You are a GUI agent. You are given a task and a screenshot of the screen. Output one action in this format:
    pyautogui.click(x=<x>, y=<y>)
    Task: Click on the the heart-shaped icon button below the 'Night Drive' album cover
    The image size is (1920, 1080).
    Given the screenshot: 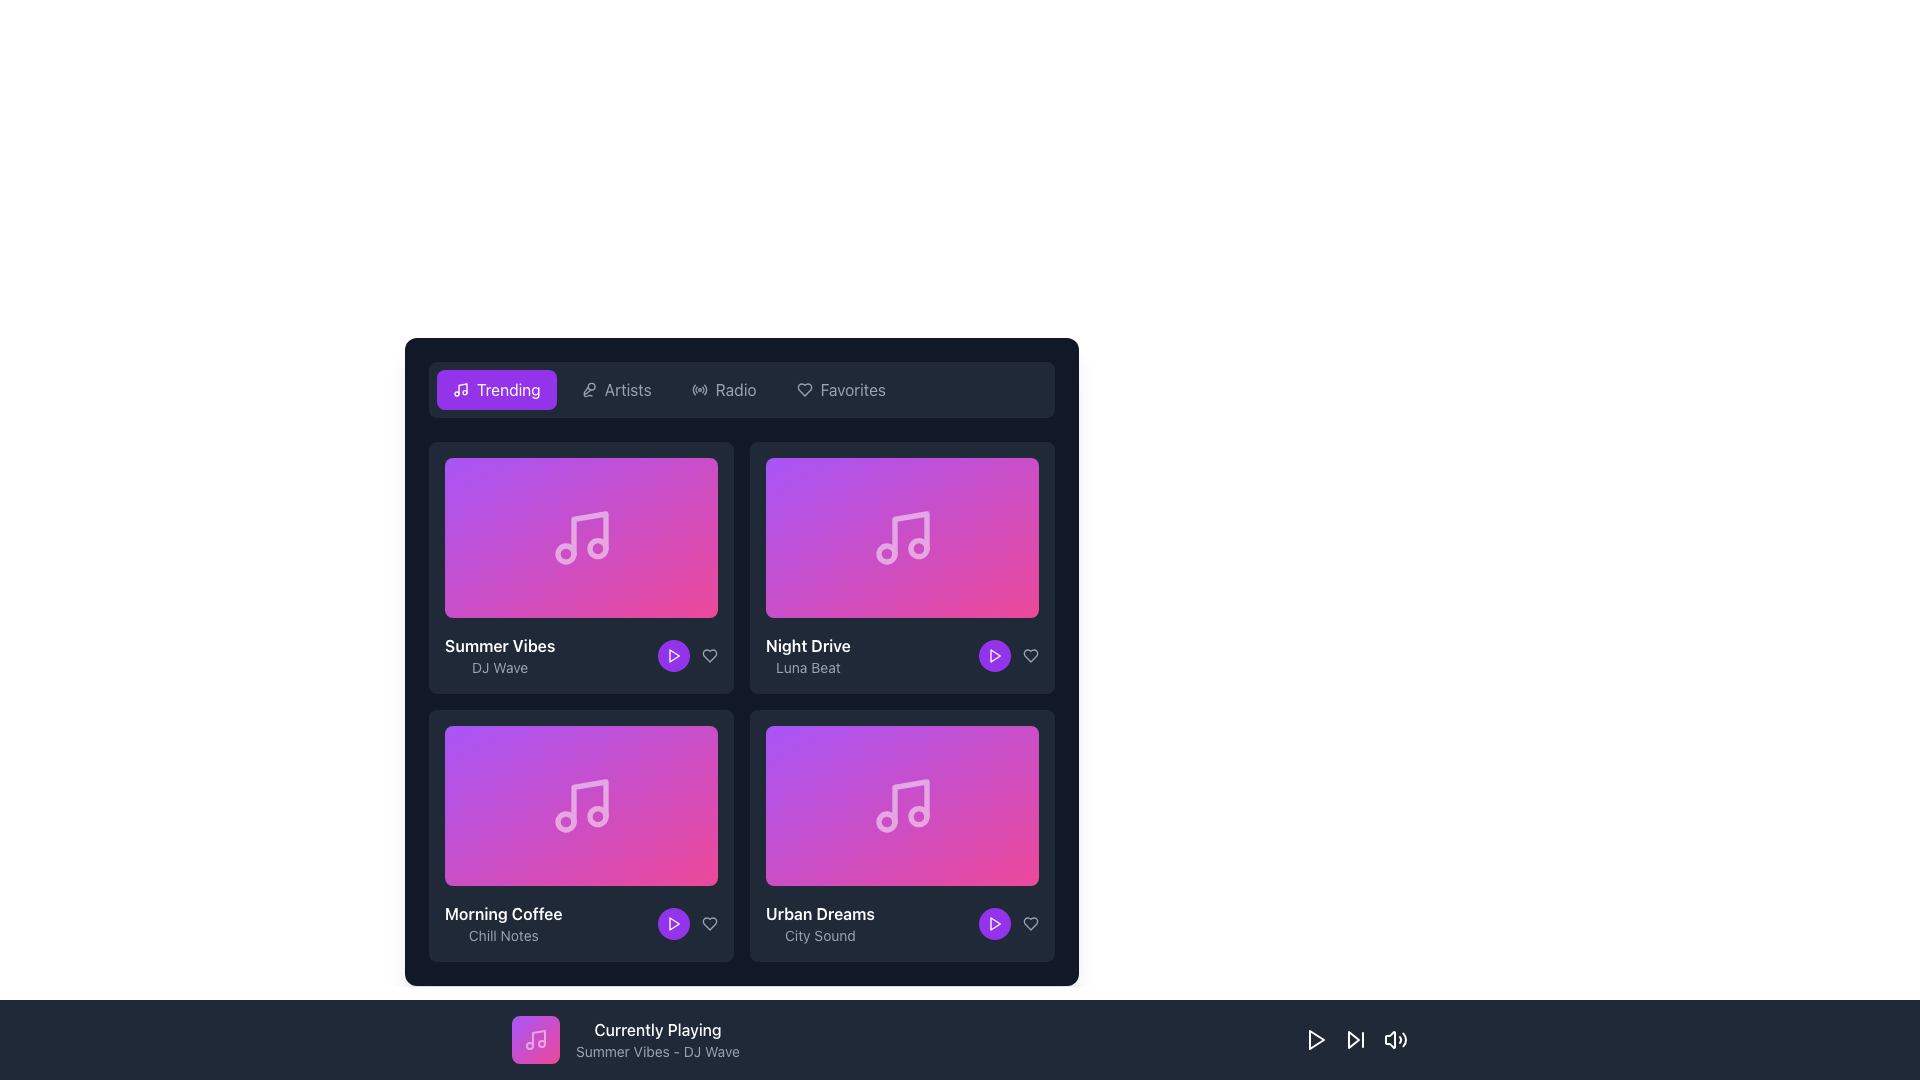 What is the action you would take?
    pyautogui.click(x=710, y=655)
    